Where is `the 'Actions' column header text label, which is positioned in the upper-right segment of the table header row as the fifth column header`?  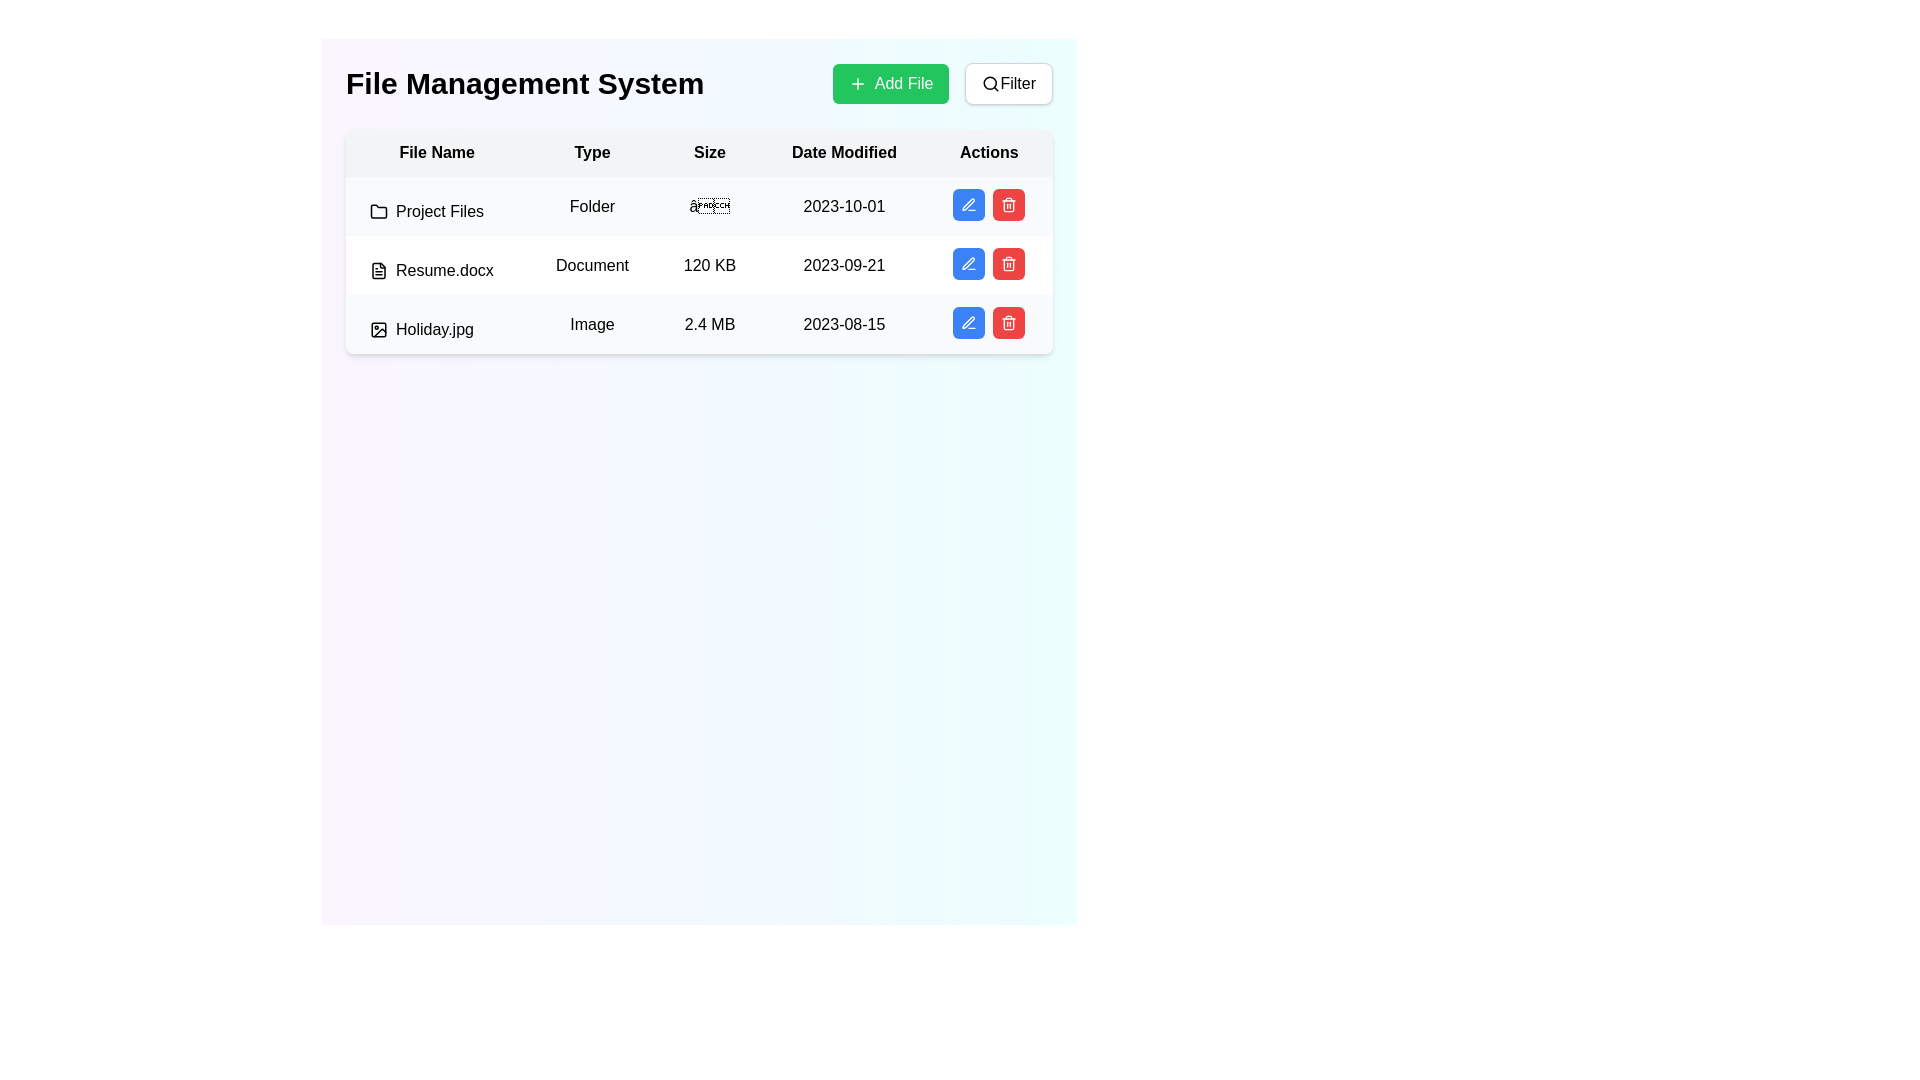
the 'Actions' column header text label, which is positioned in the upper-right segment of the table header row as the fifth column header is located at coordinates (989, 152).